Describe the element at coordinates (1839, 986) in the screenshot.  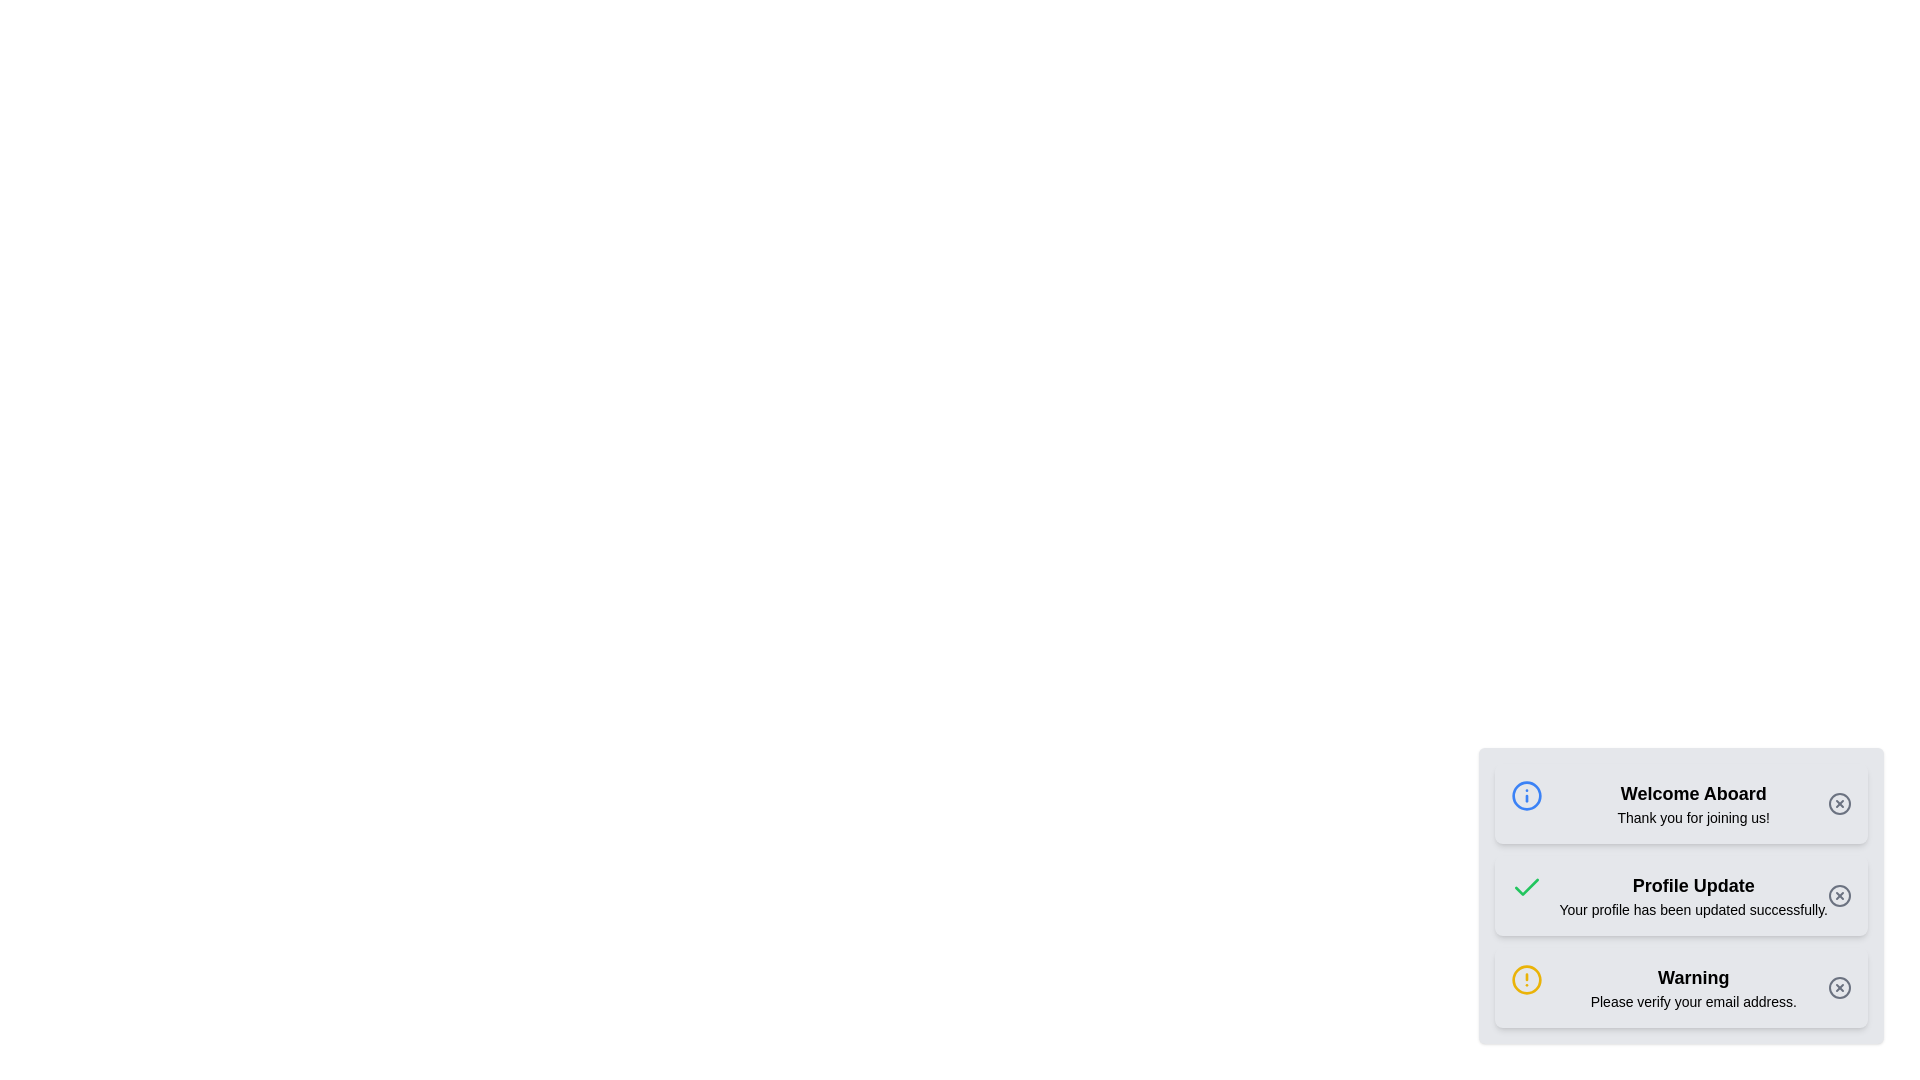
I see `keyboard navigation` at that location.